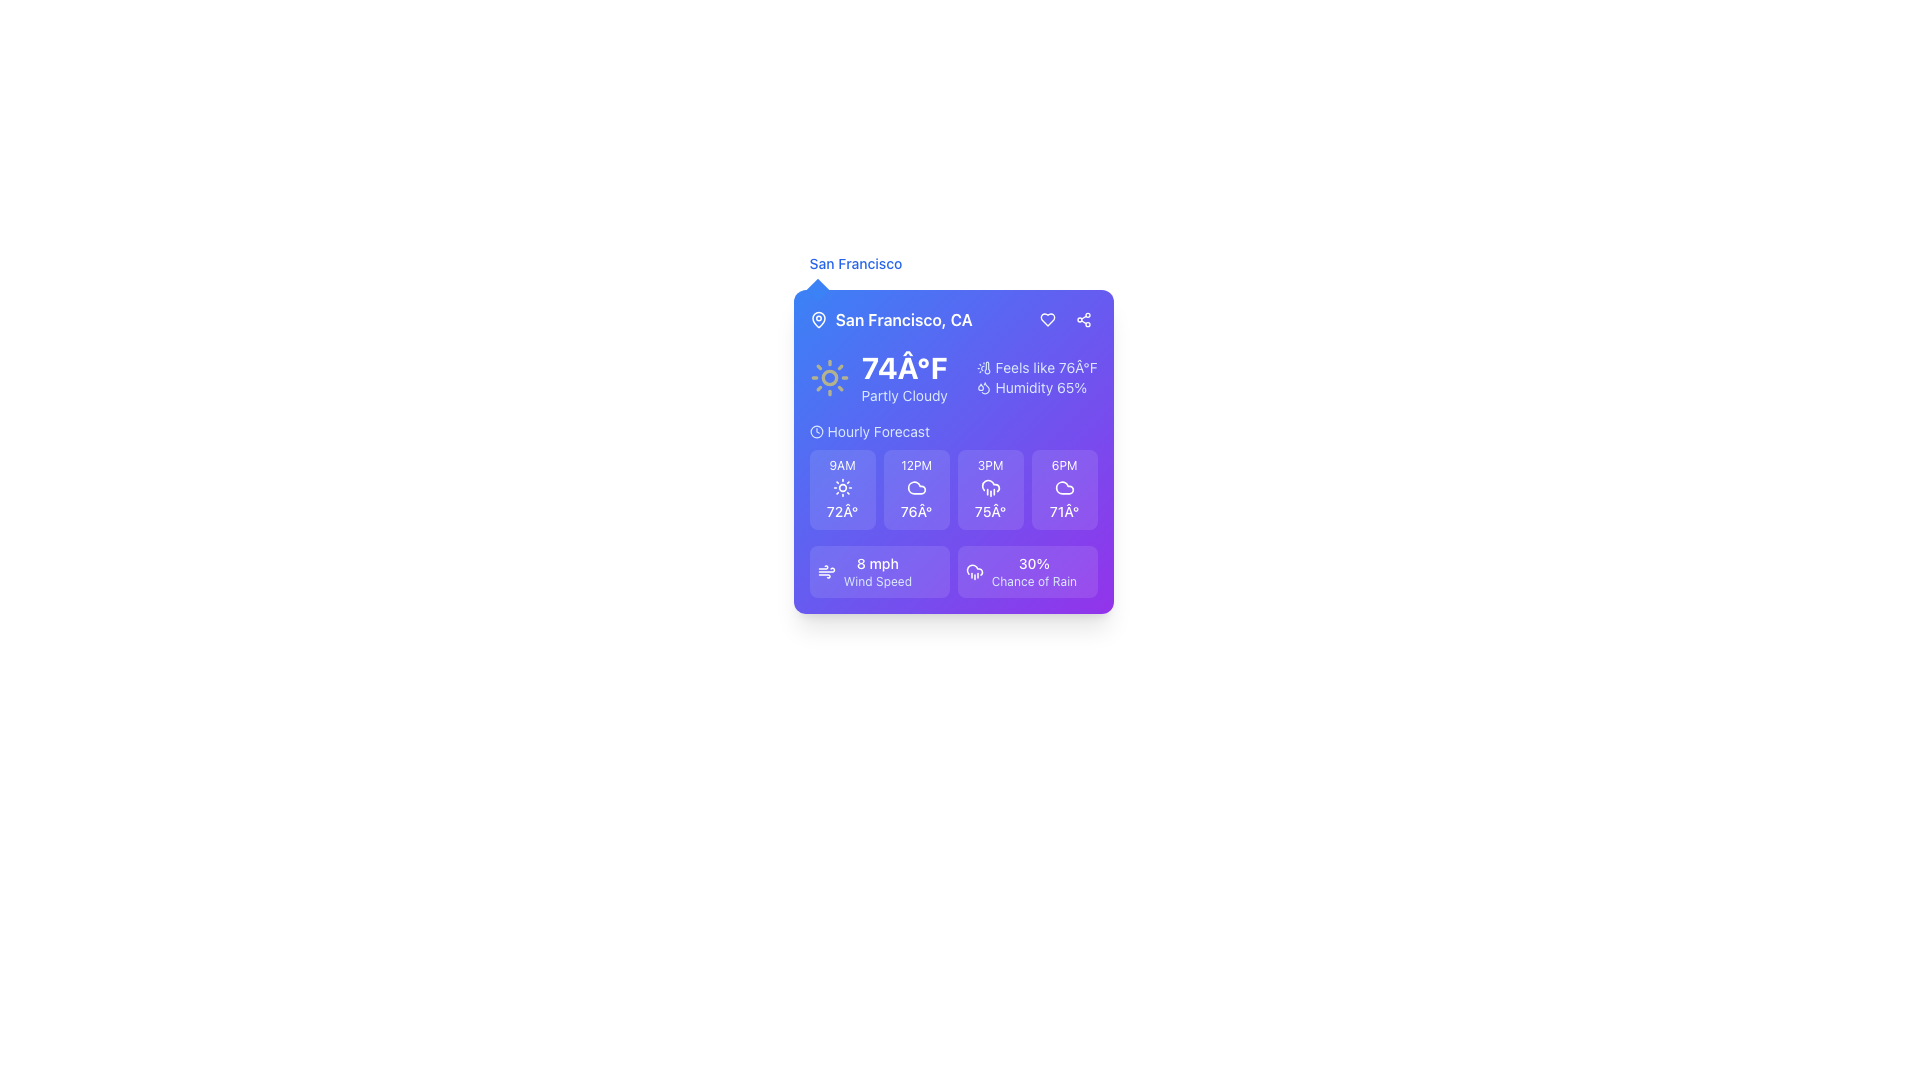  I want to click on the cloud icon representing the weather condition for '6PM' in the hourly forecast section of the weather card, so click(1063, 488).